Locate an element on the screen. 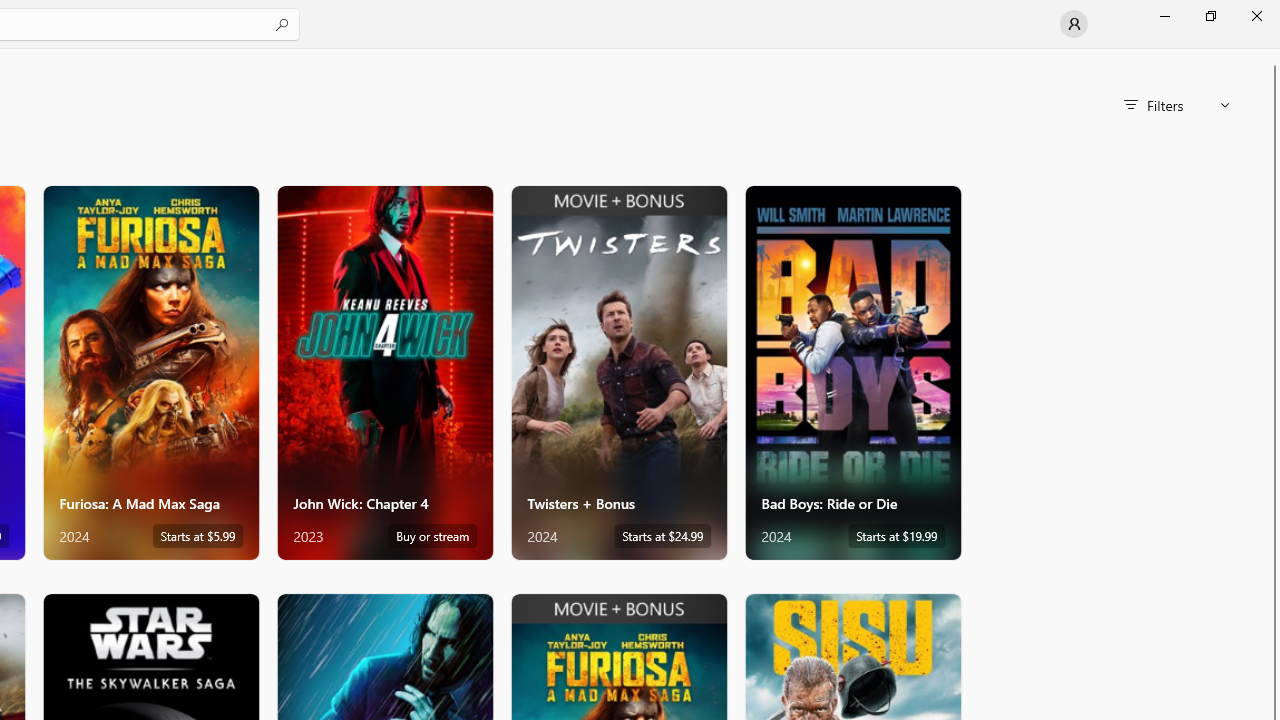 The width and height of the screenshot is (1280, 720). 'Filters' is located at coordinates (1176, 105).